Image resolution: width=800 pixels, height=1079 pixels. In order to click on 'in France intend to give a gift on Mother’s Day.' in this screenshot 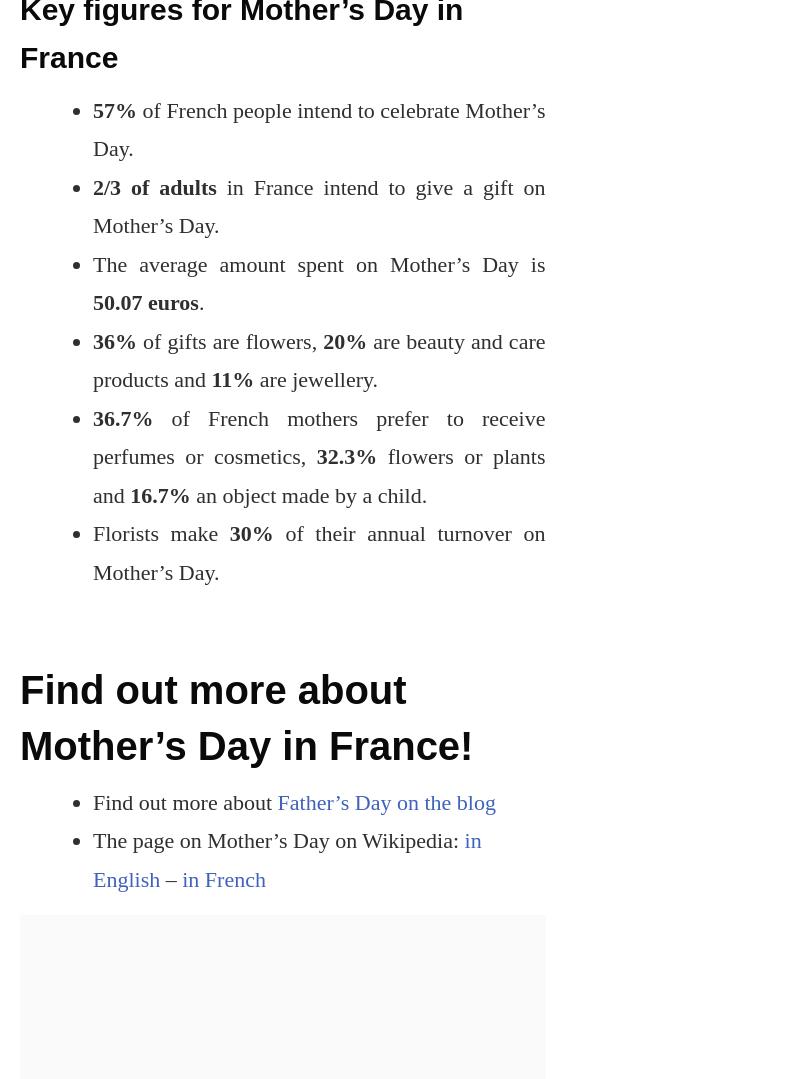, I will do `click(317, 205)`.